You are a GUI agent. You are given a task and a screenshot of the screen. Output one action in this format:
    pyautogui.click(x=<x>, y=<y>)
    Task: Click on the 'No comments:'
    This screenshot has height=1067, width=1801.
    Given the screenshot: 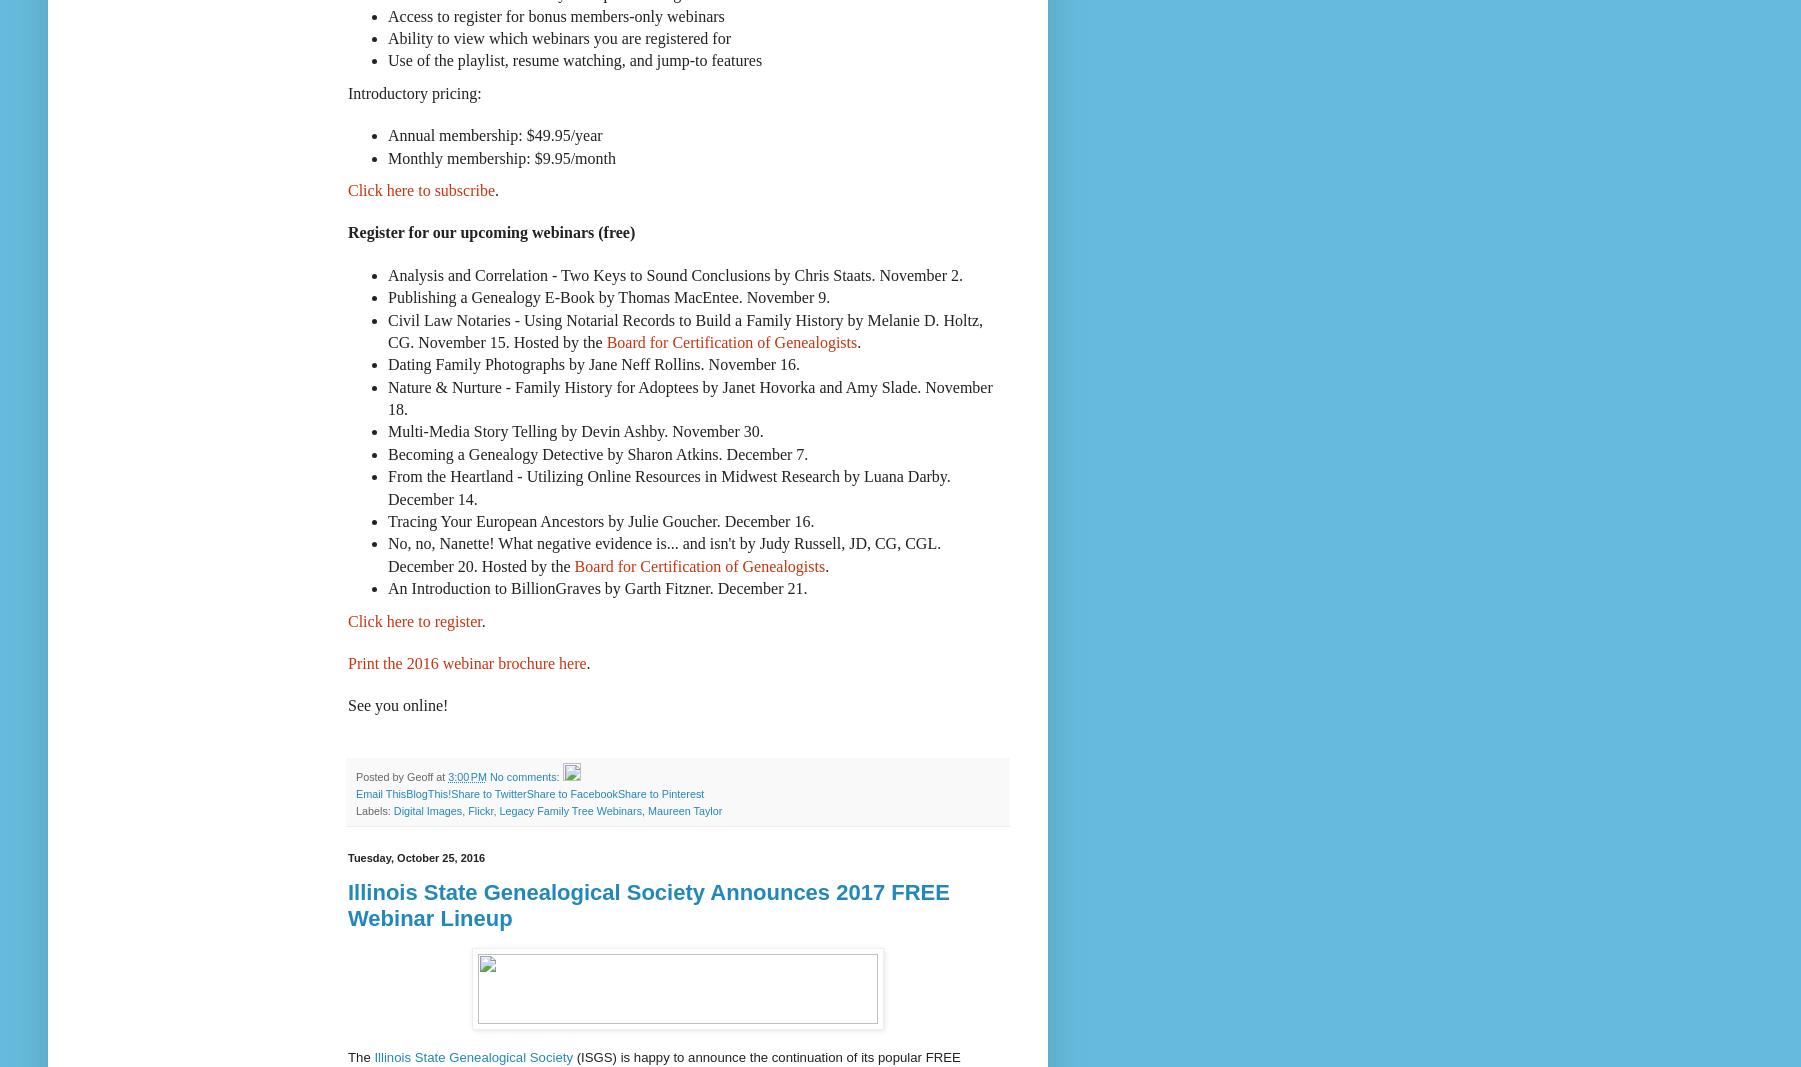 What is the action you would take?
    pyautogui.click(x=525, y=775)
    